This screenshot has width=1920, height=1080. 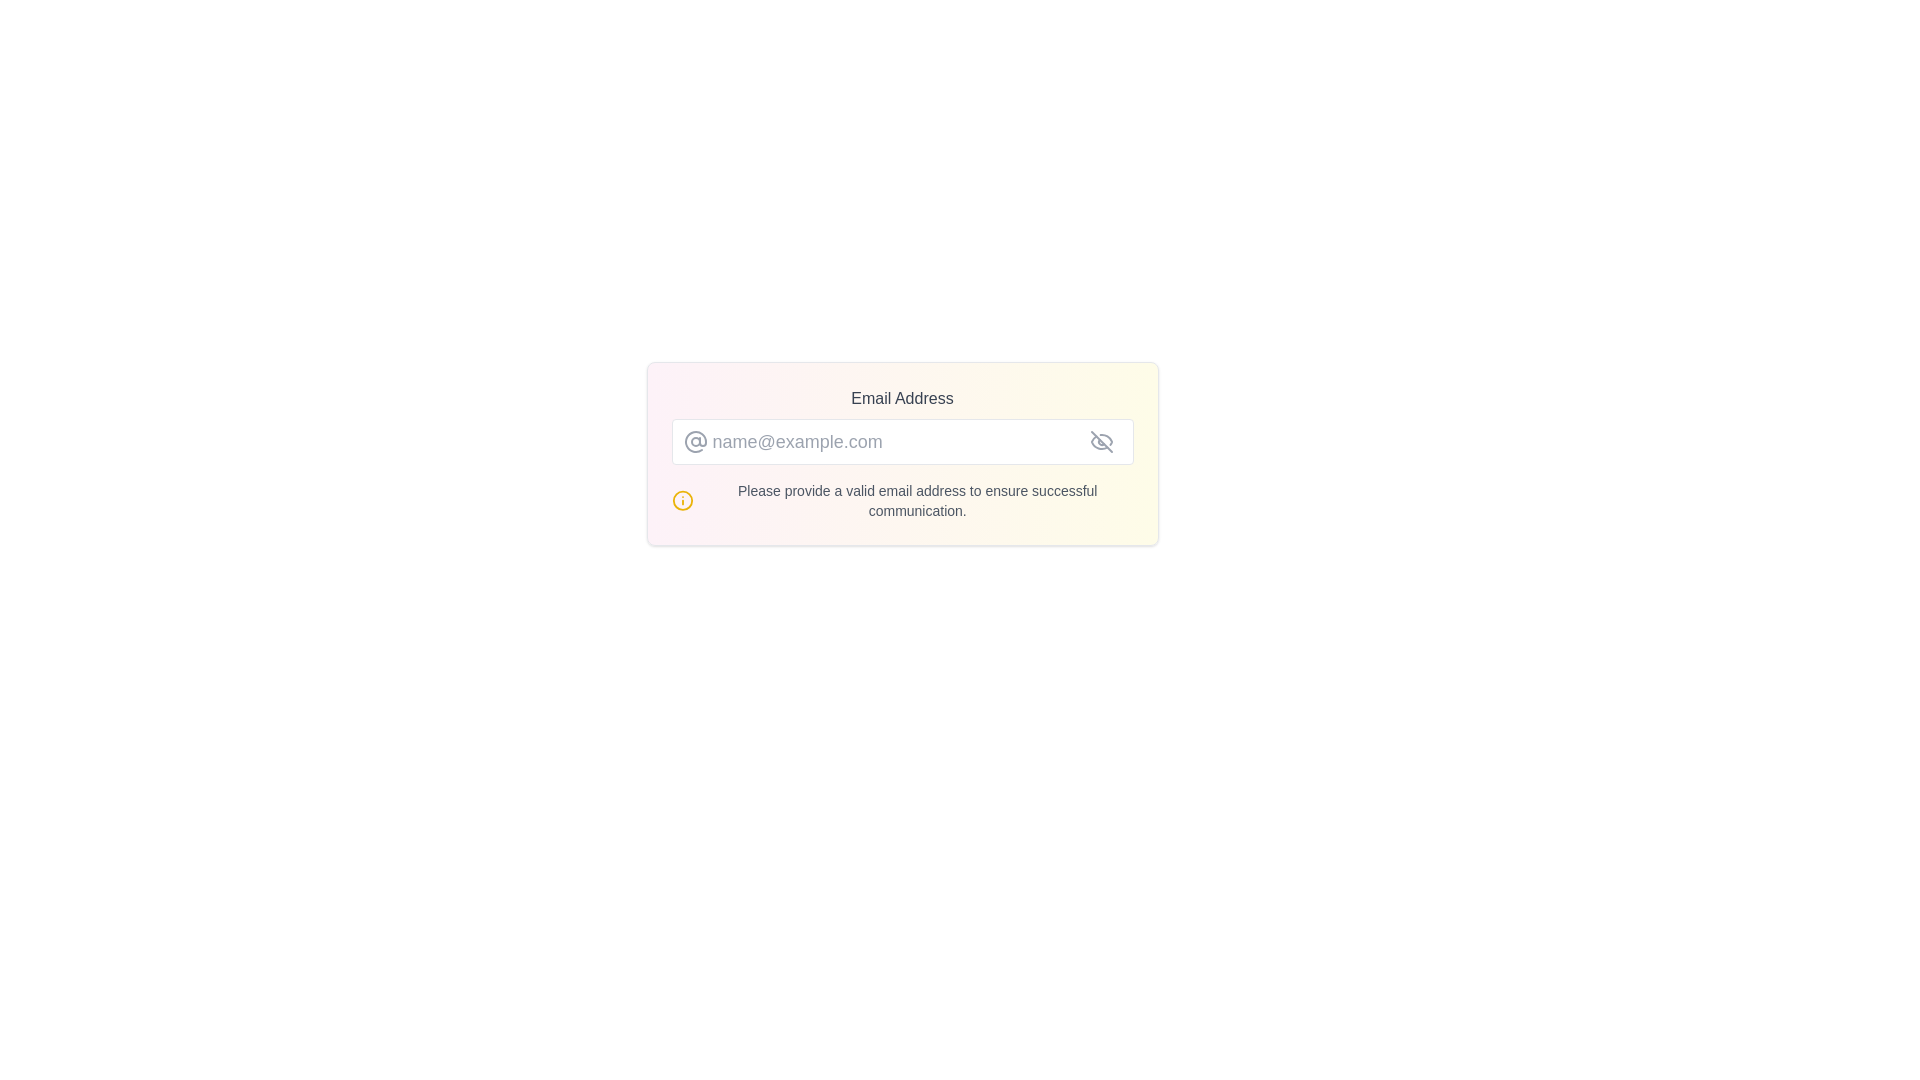 I want to click on the Decorative SVG Circle, which serves as a boundary component of the icon to the left of the email input field, so click(x=682, y=500).